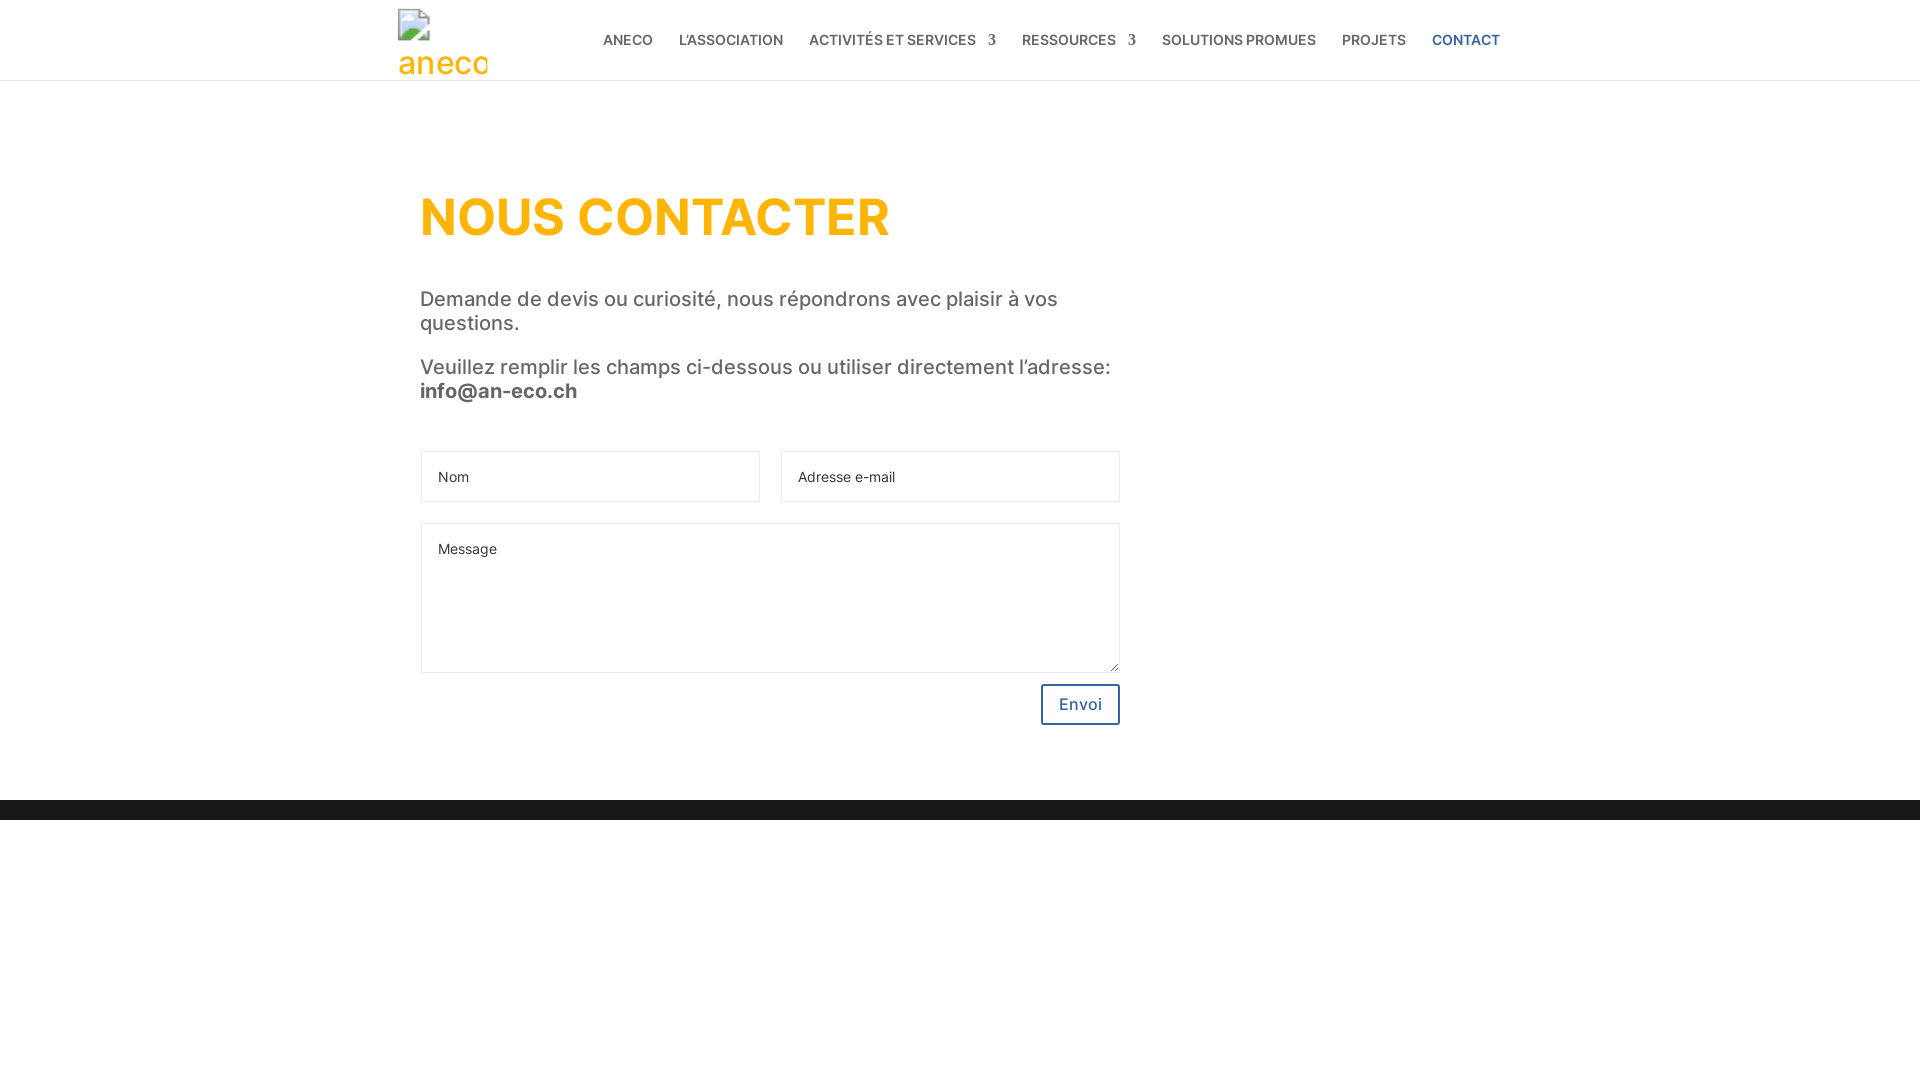 The width and height of the screenshot is (1920, 1080). Describe the element at coordinates (1372, 55) in the screenshot. I see `'PROJETS'` at that location.